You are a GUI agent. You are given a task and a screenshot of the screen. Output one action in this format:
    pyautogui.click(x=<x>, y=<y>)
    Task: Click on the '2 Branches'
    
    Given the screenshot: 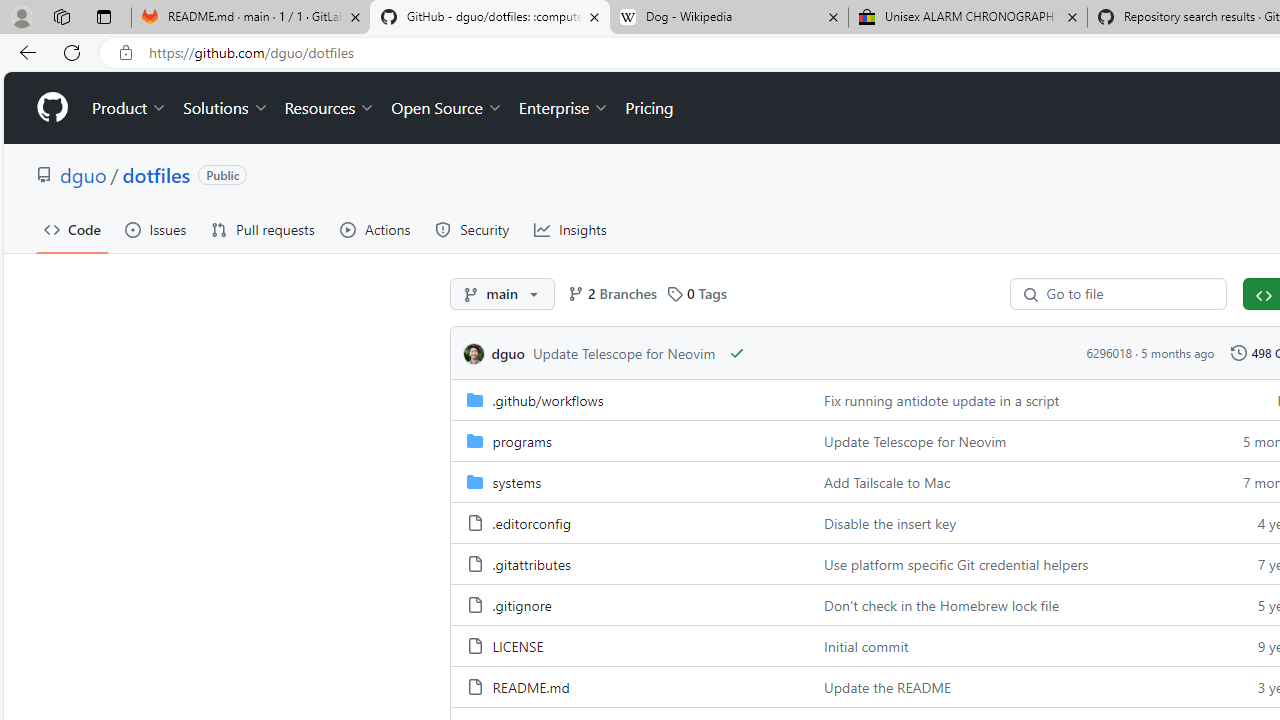 What is the action you would take?
    pyautogui.click(x=610, y=294)
    